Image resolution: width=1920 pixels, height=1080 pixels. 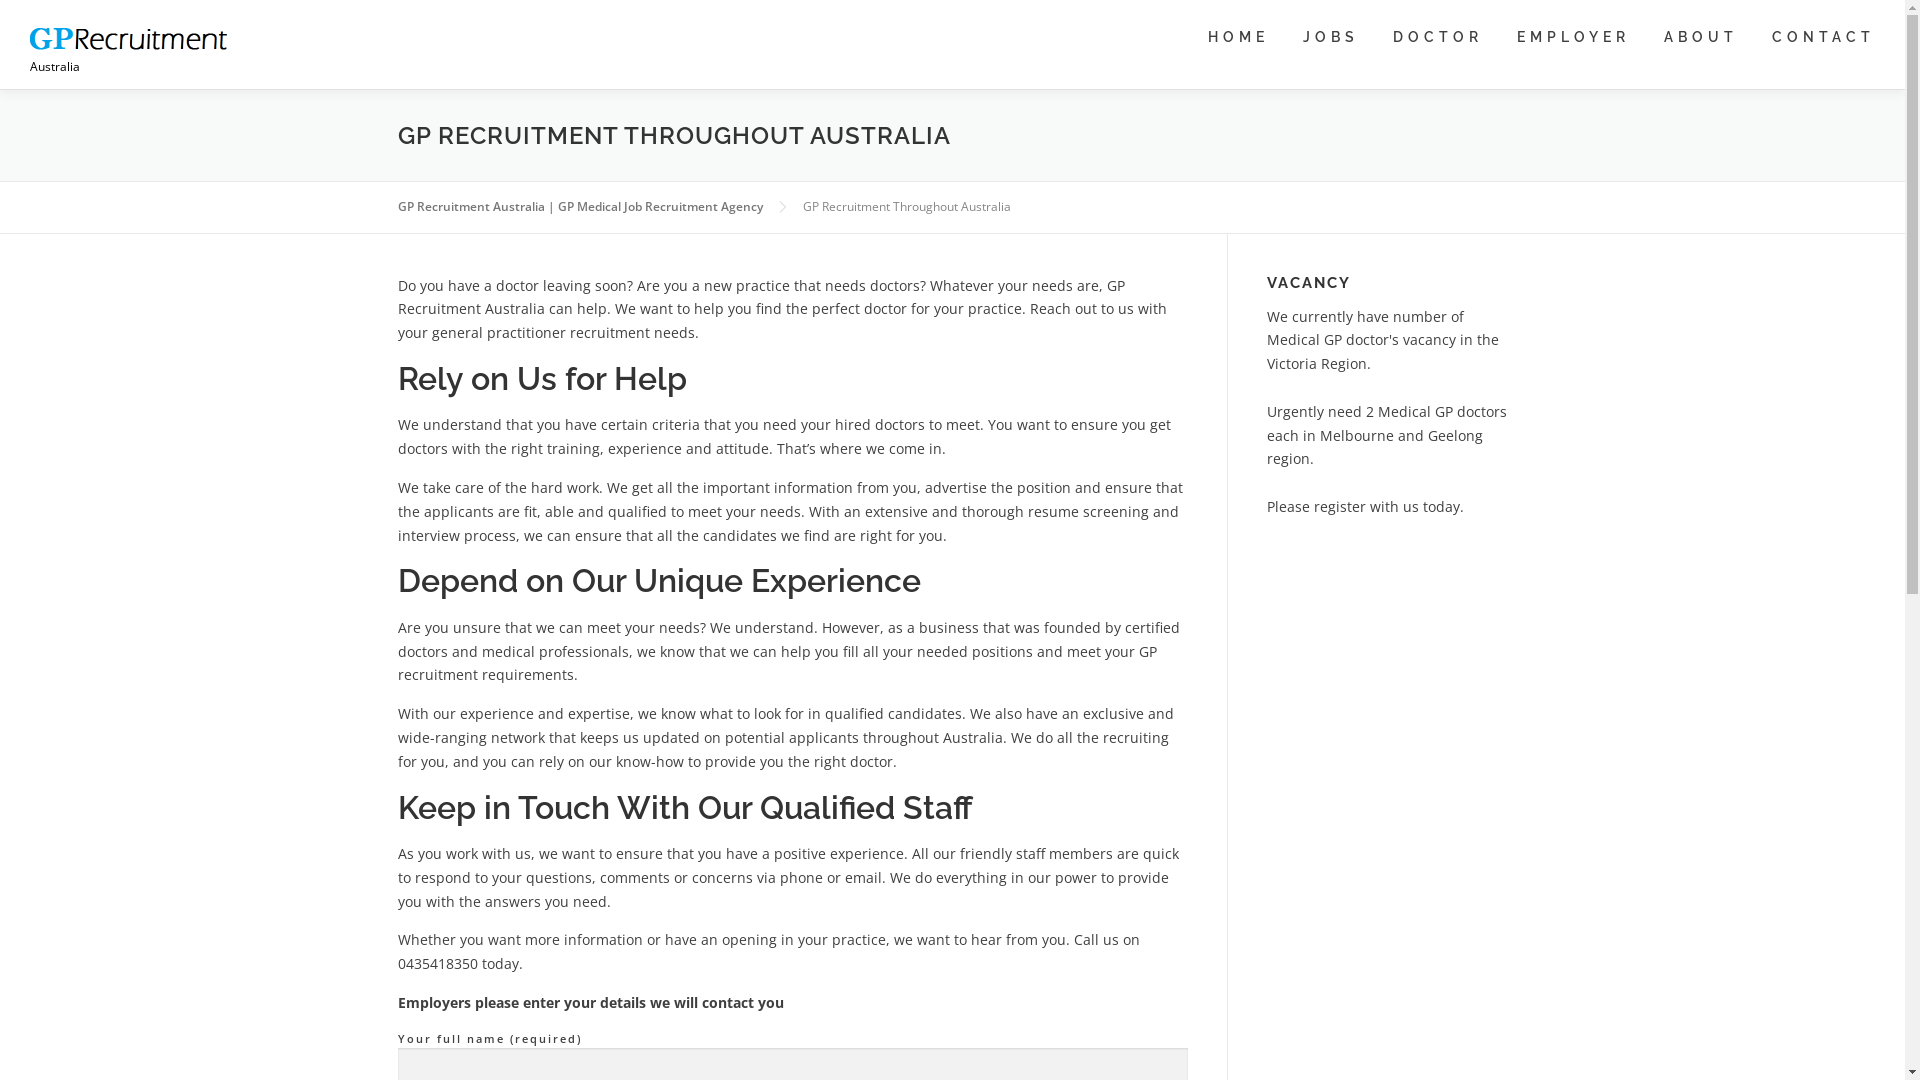 What do you see at coordinates (1699, 37) in the screenshot?
I see `'ABOUT'` at bounding box center [1699, 37].